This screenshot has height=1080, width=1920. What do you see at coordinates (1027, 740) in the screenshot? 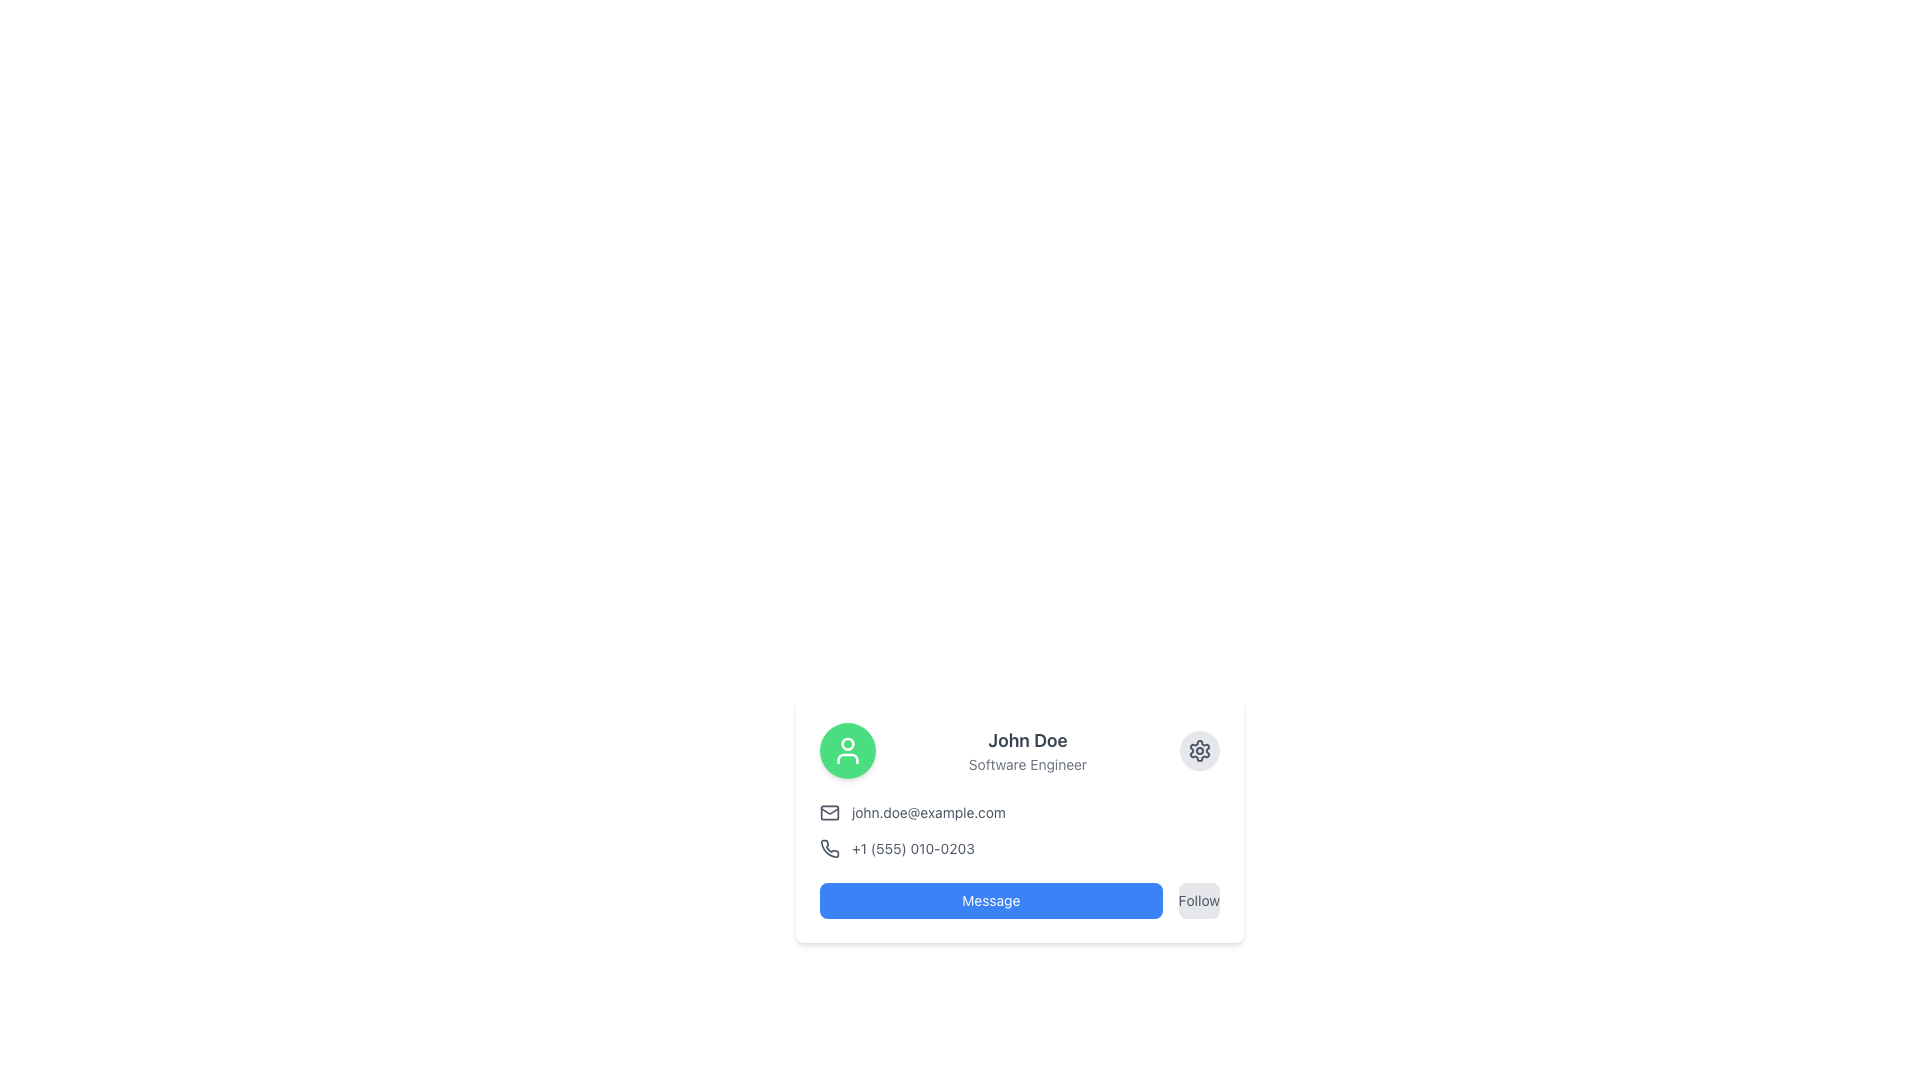
I see `the text label that says 'John Doe', which is a bold text positioned at the top of the profile card layout` at bounding box center [1027, 740].